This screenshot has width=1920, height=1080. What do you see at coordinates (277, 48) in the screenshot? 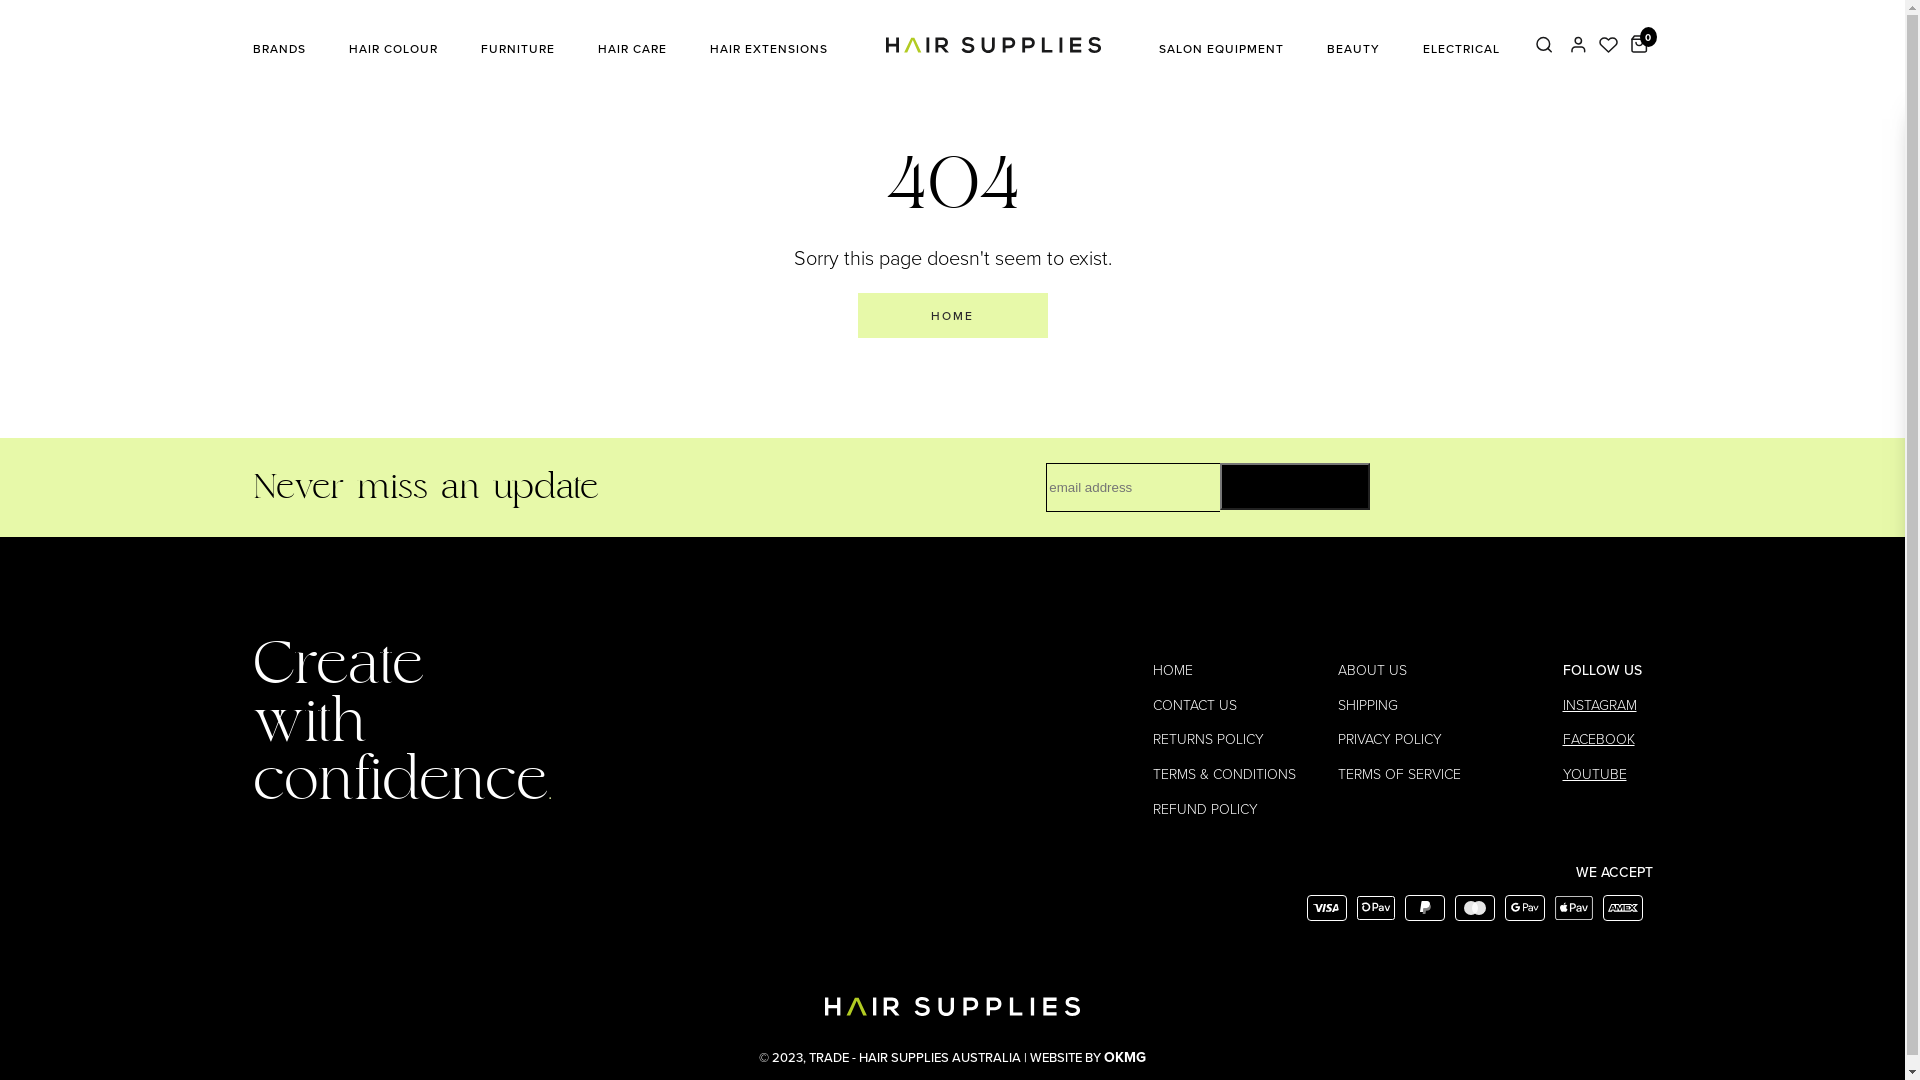
I see `'BRANDS'` at bounding box center [277, 48].